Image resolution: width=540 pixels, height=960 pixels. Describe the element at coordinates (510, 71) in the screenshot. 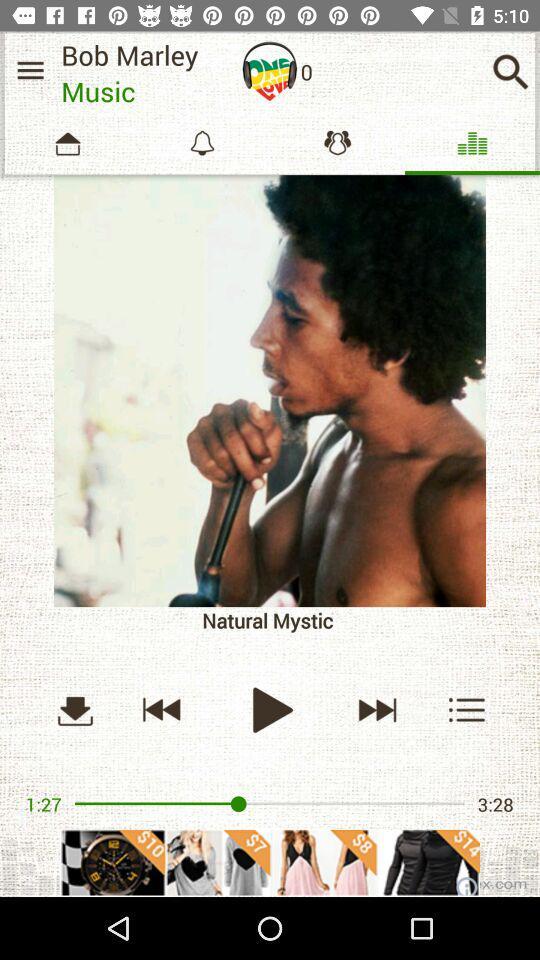

I see `search button` at that location.